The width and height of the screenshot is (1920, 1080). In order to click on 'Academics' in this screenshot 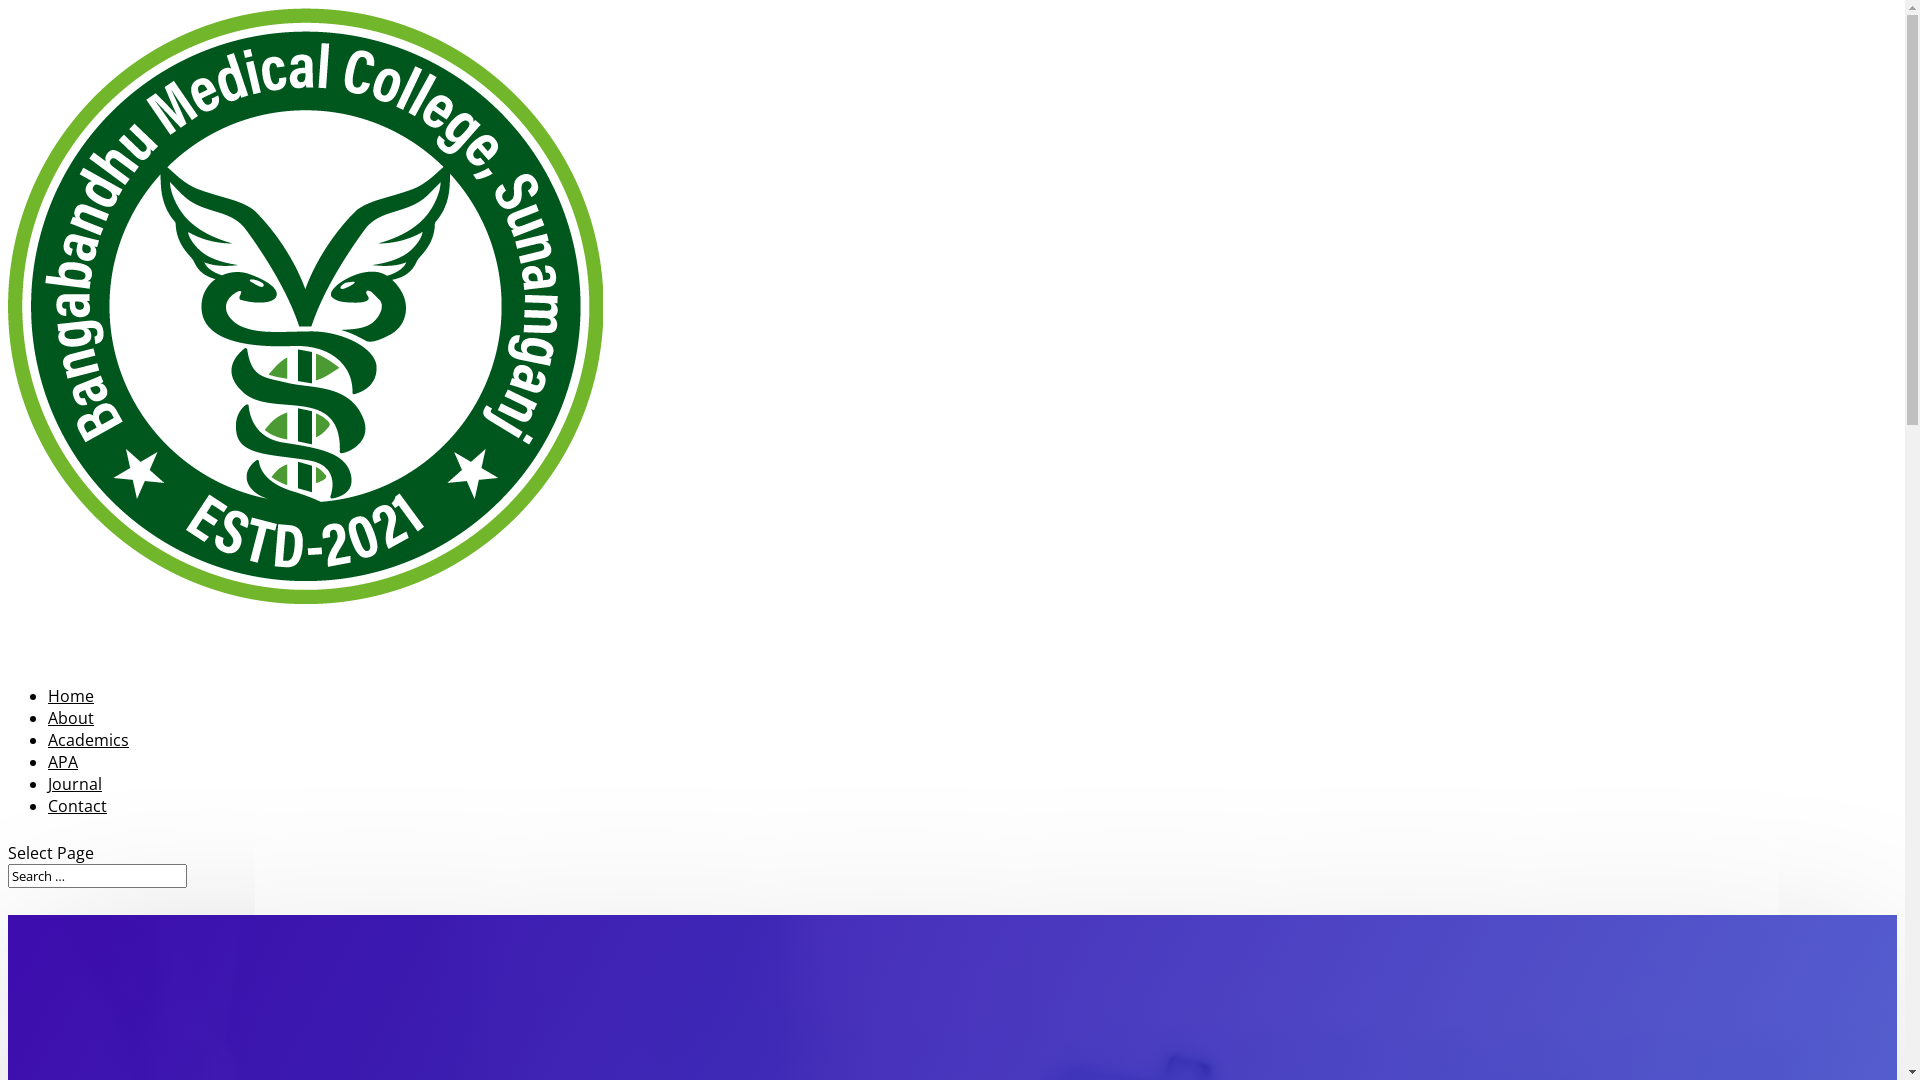, I will do `click(48, 769)`.